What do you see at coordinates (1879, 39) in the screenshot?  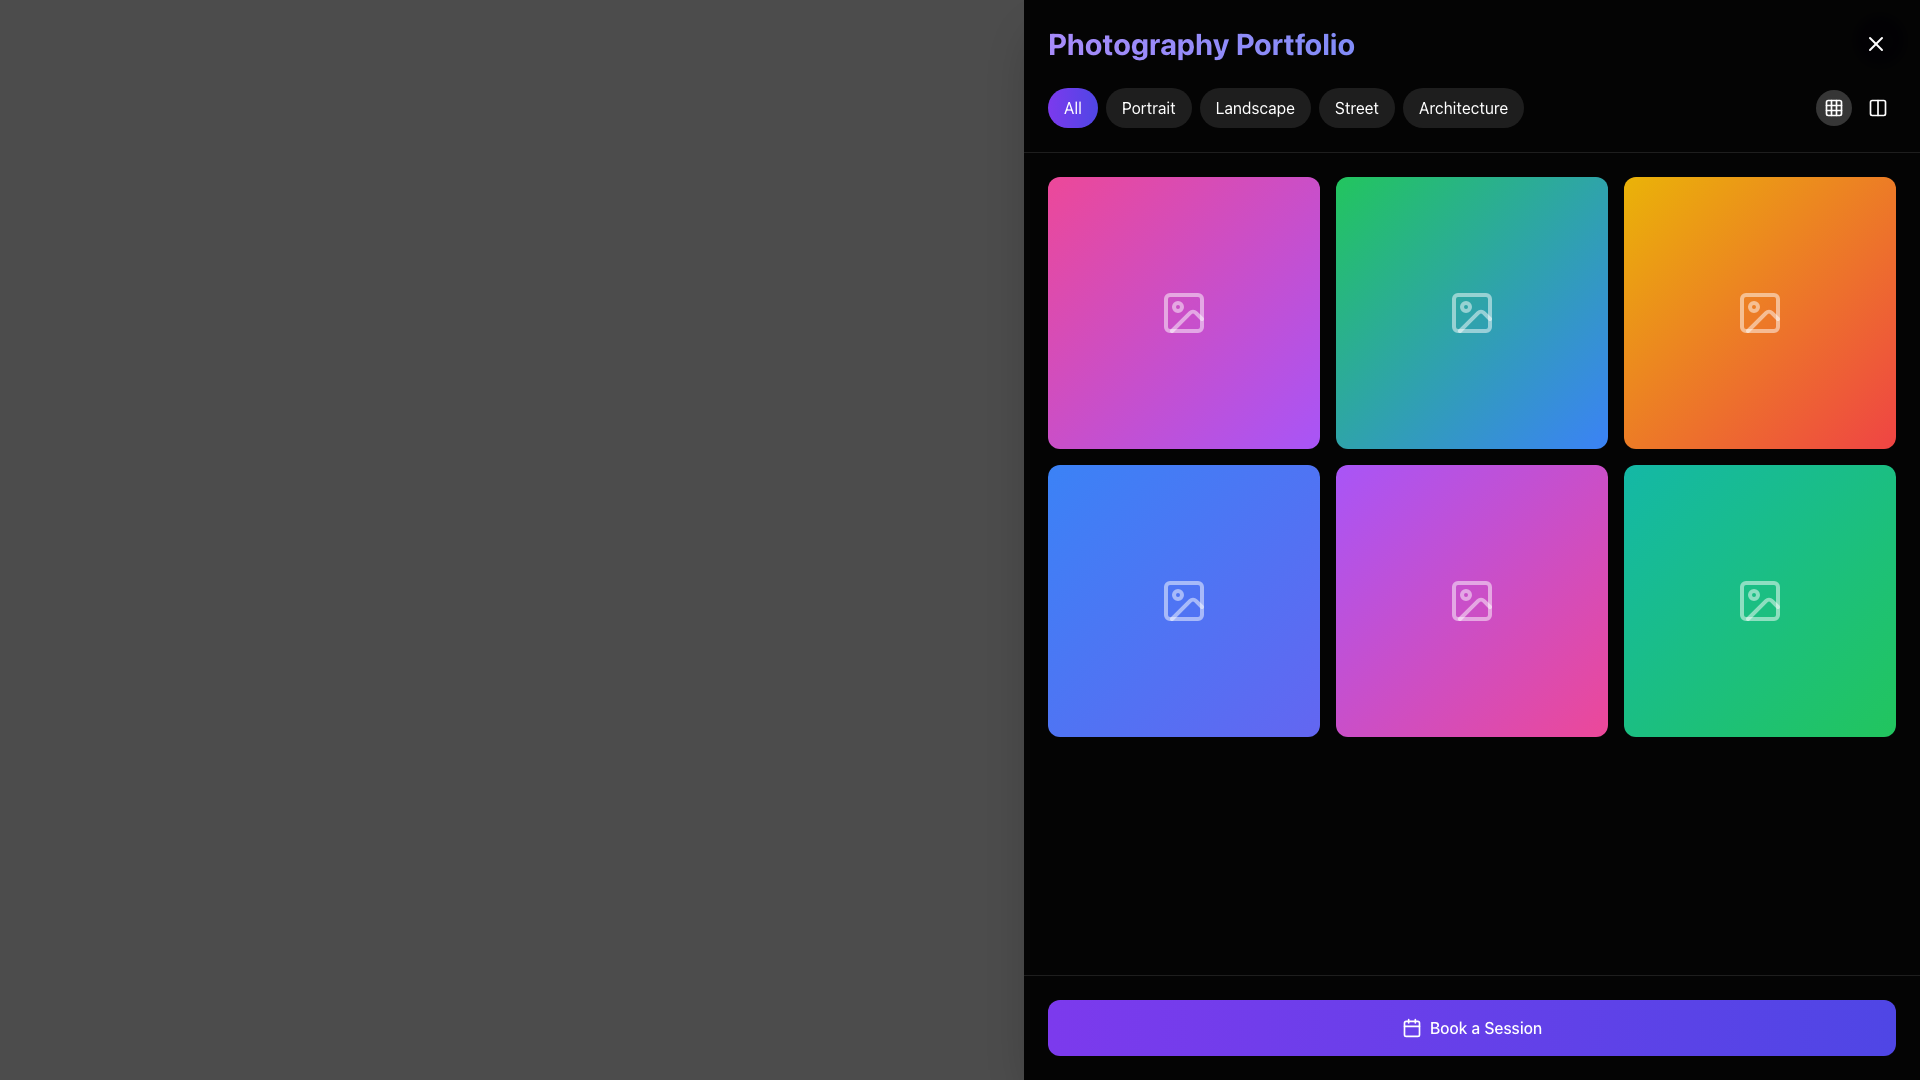 I see `the close button located at the top-right corner of the interface` at bounding box center [1879, 39].